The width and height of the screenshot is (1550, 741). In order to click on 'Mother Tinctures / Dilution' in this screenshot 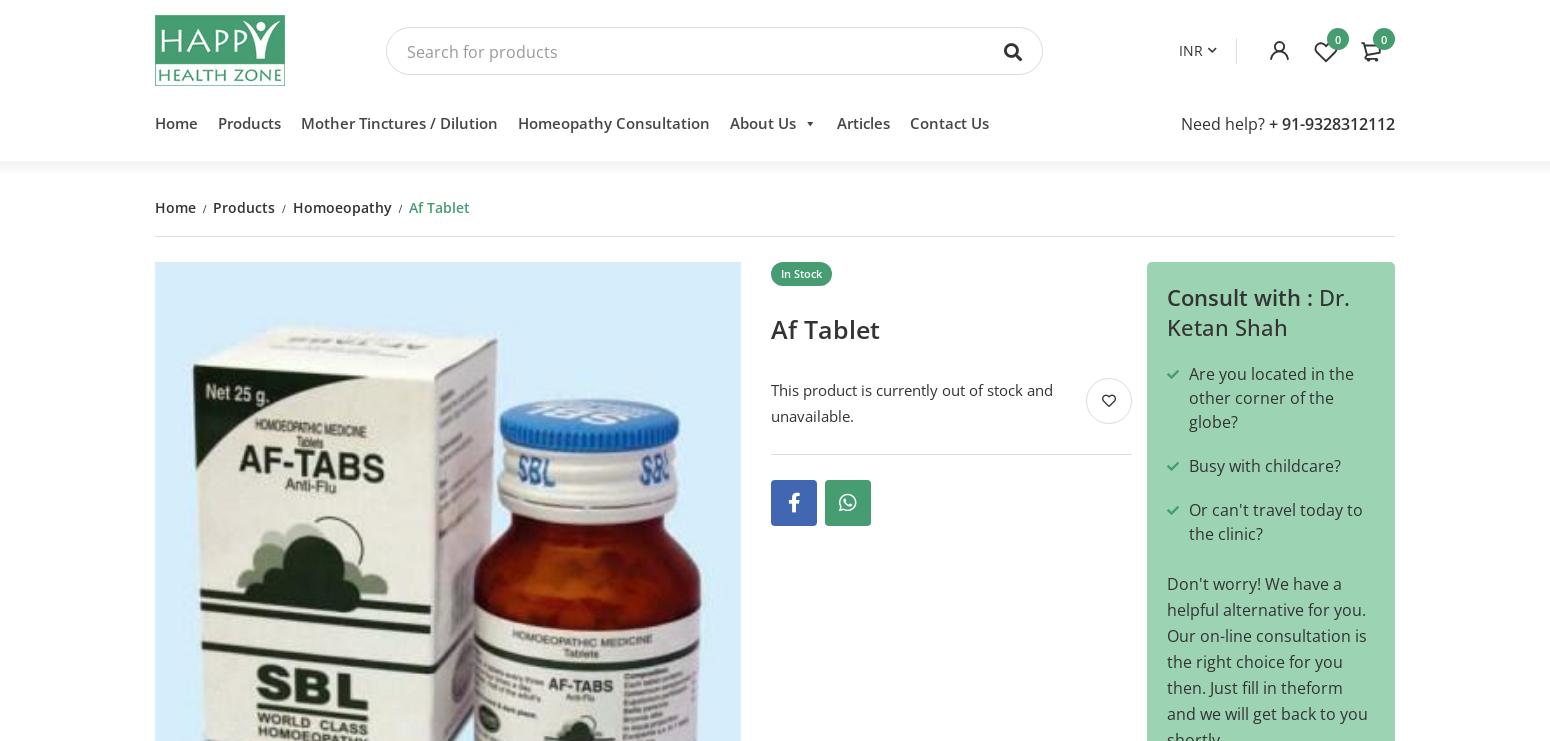, I will do `click(399, 130)`.